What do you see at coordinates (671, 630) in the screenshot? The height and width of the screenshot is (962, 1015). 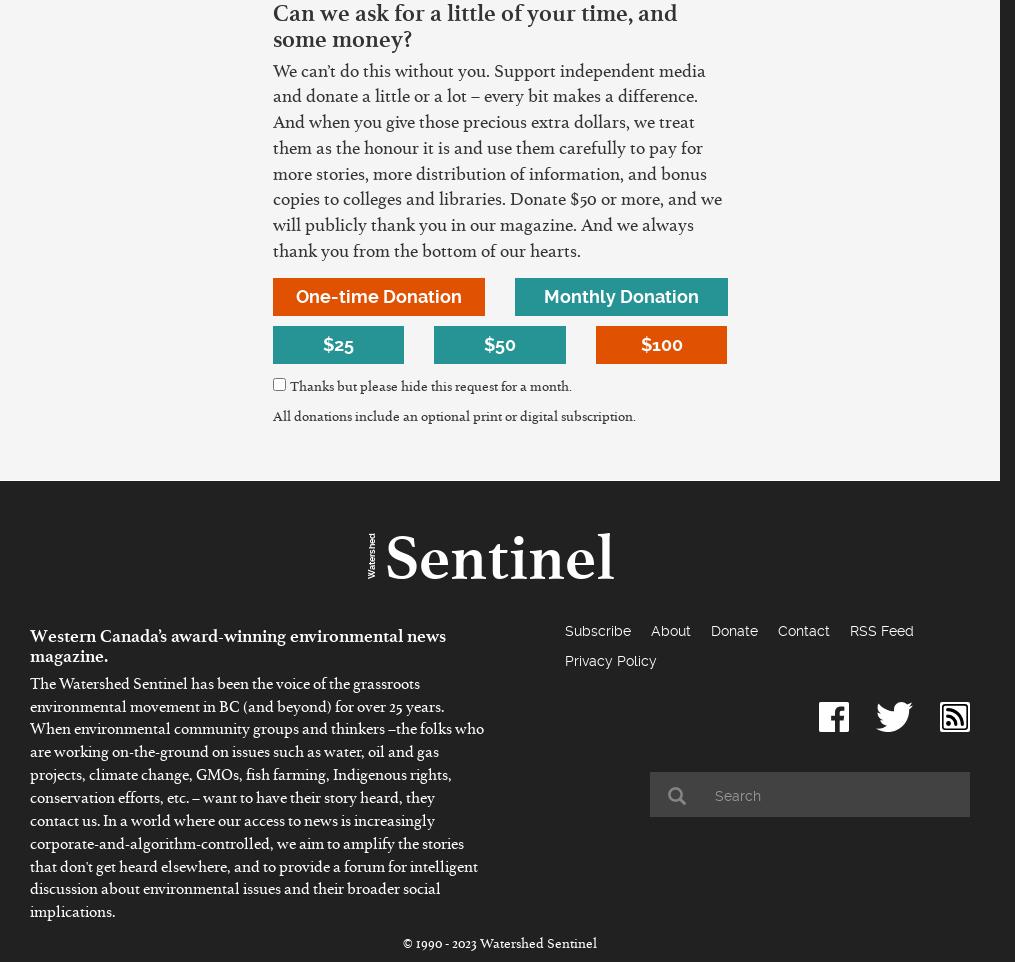 I see `'About'` at bounding box center [671, 630].